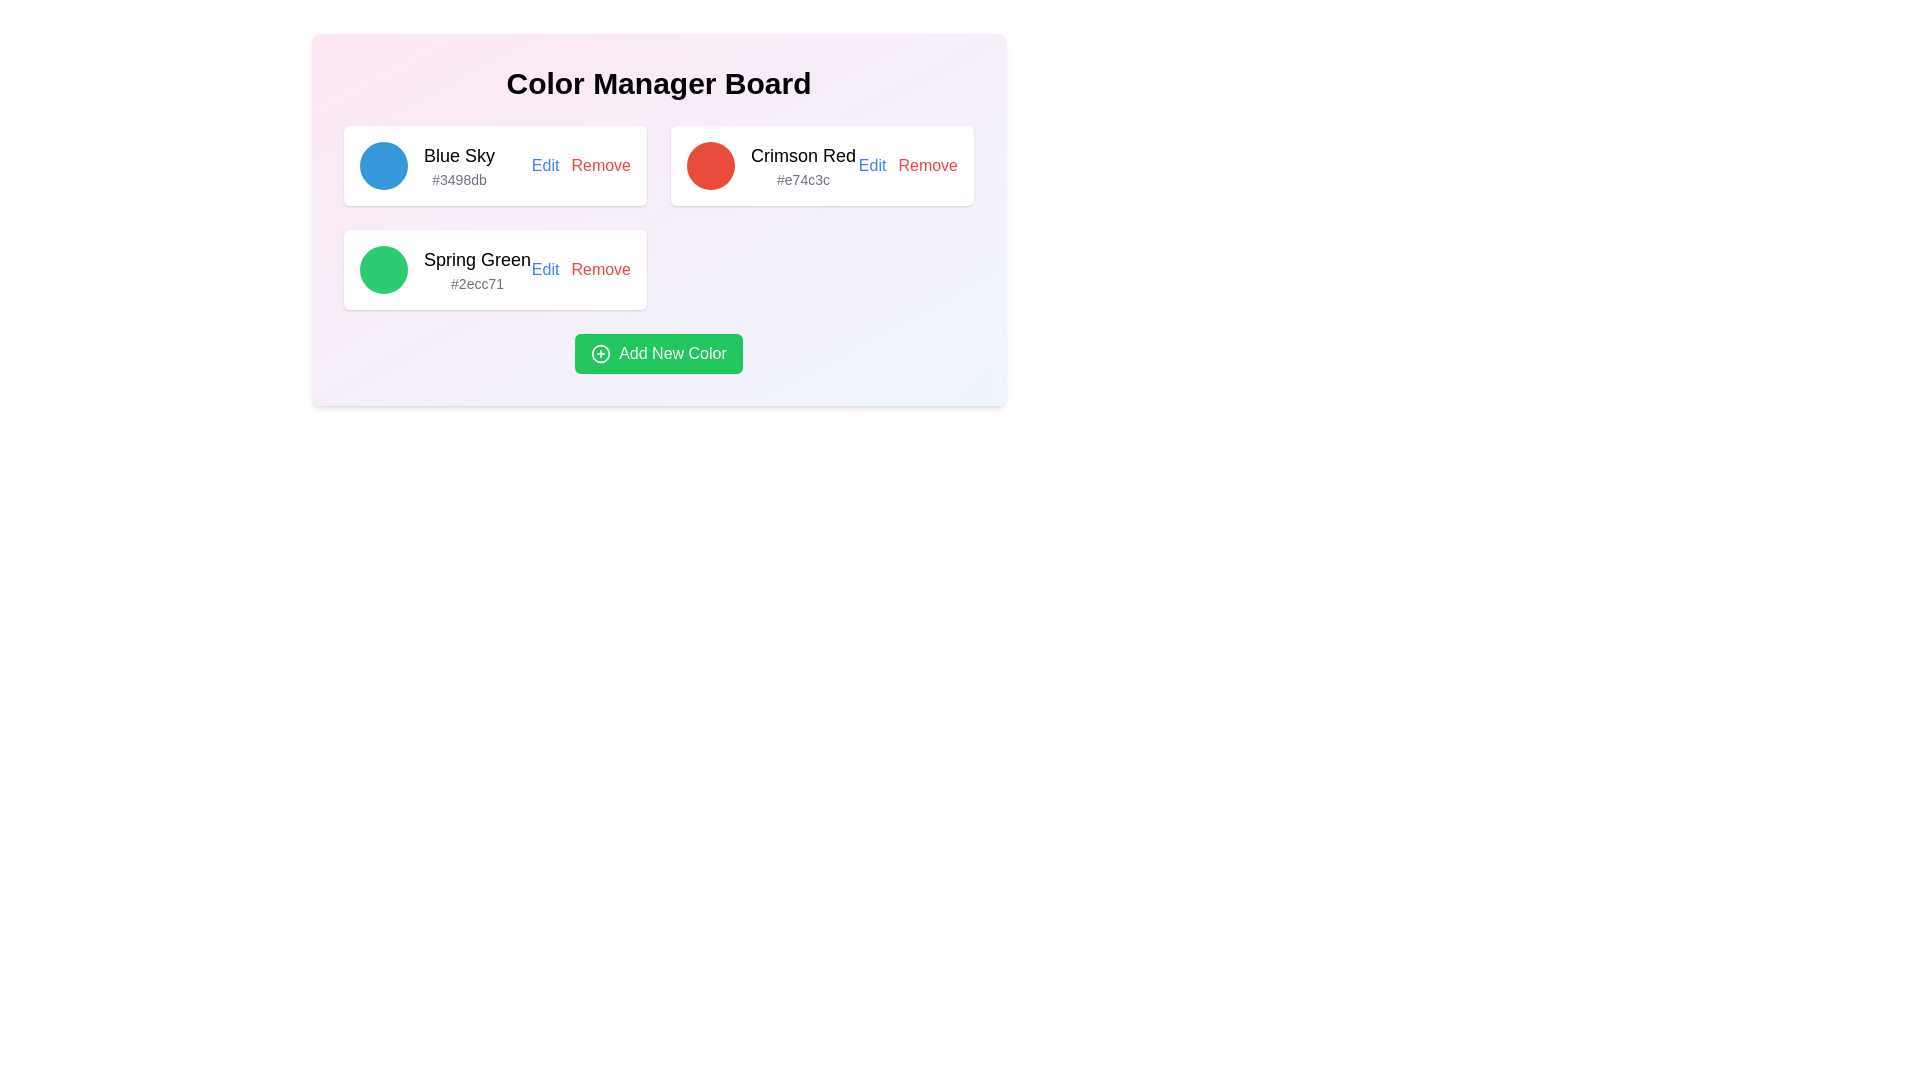  I want to click on the color information block displaying 'Spring Green' with the hexadecimal code '#2ecc71', so click(444, 270).